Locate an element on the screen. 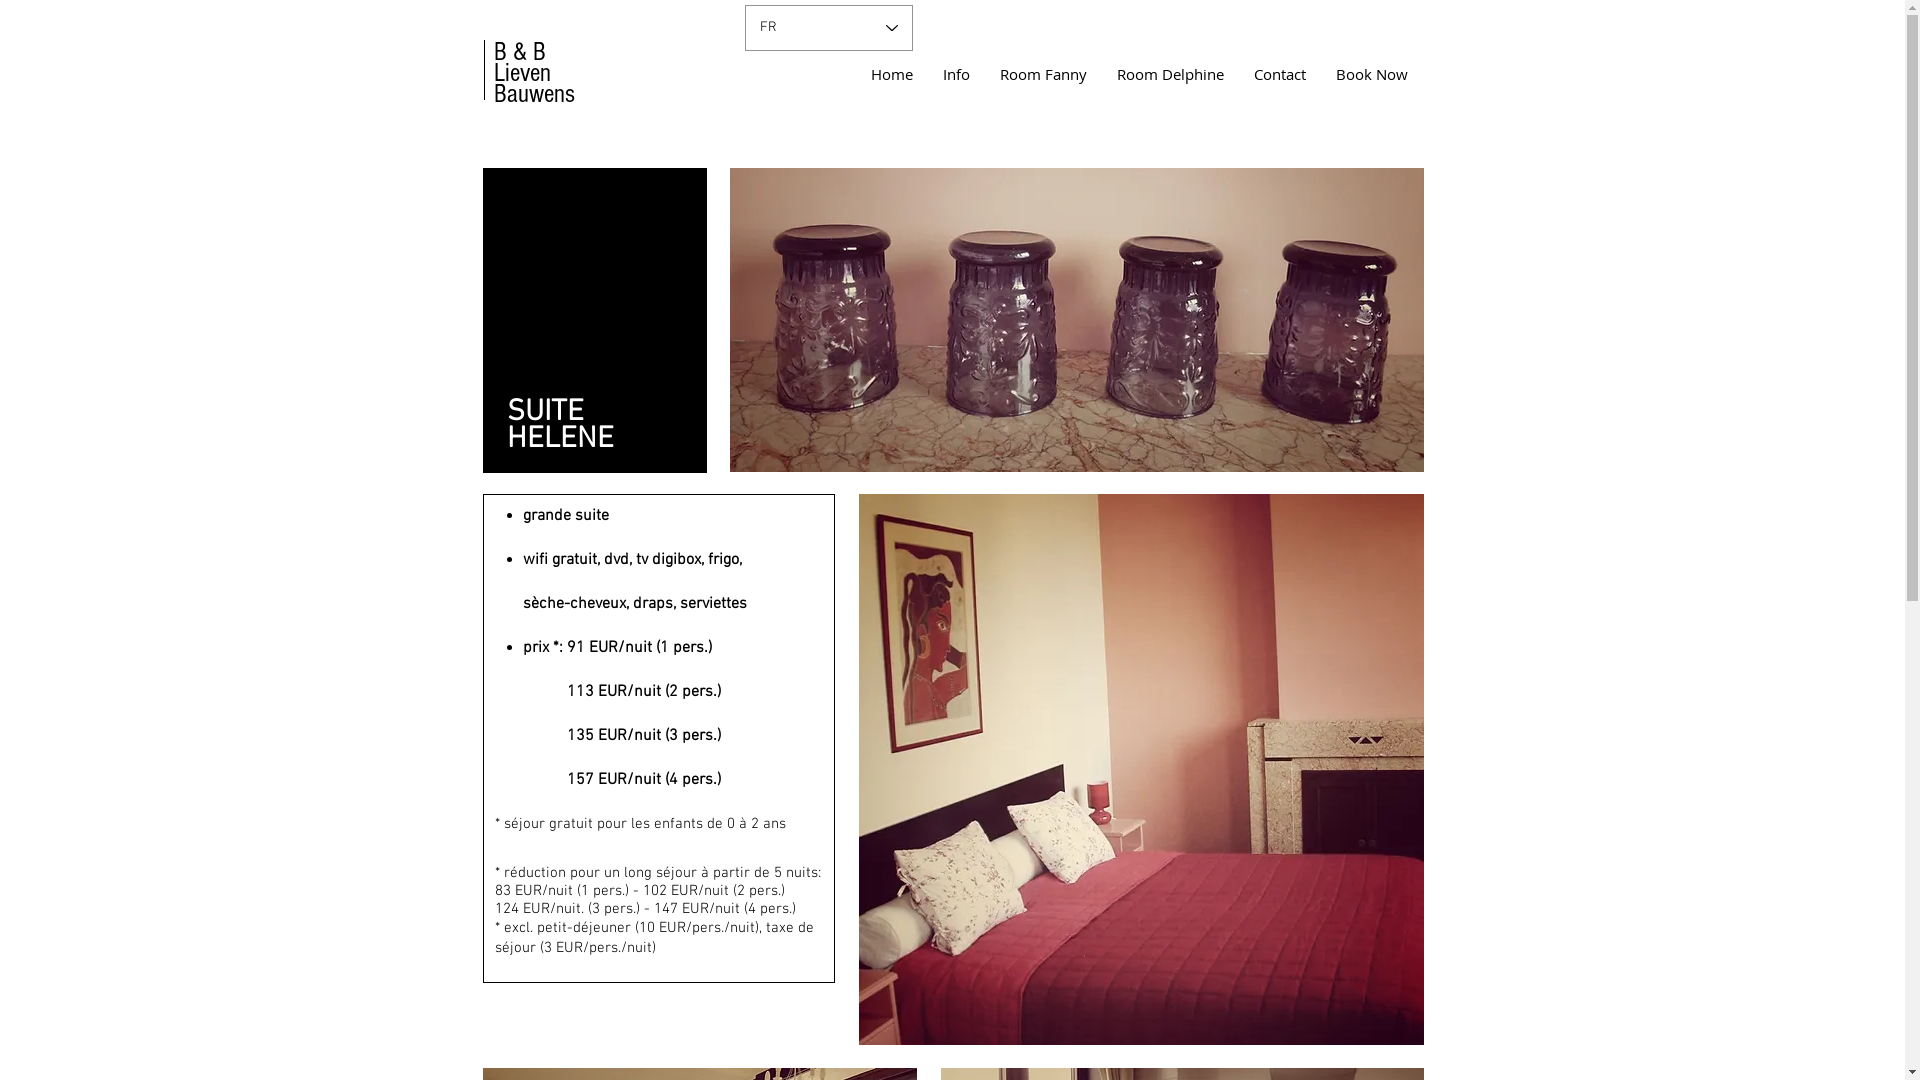 The width and height of the screenshot is (1920, 1080). 'Room Delphine' is located at coordinates (1170, 72).